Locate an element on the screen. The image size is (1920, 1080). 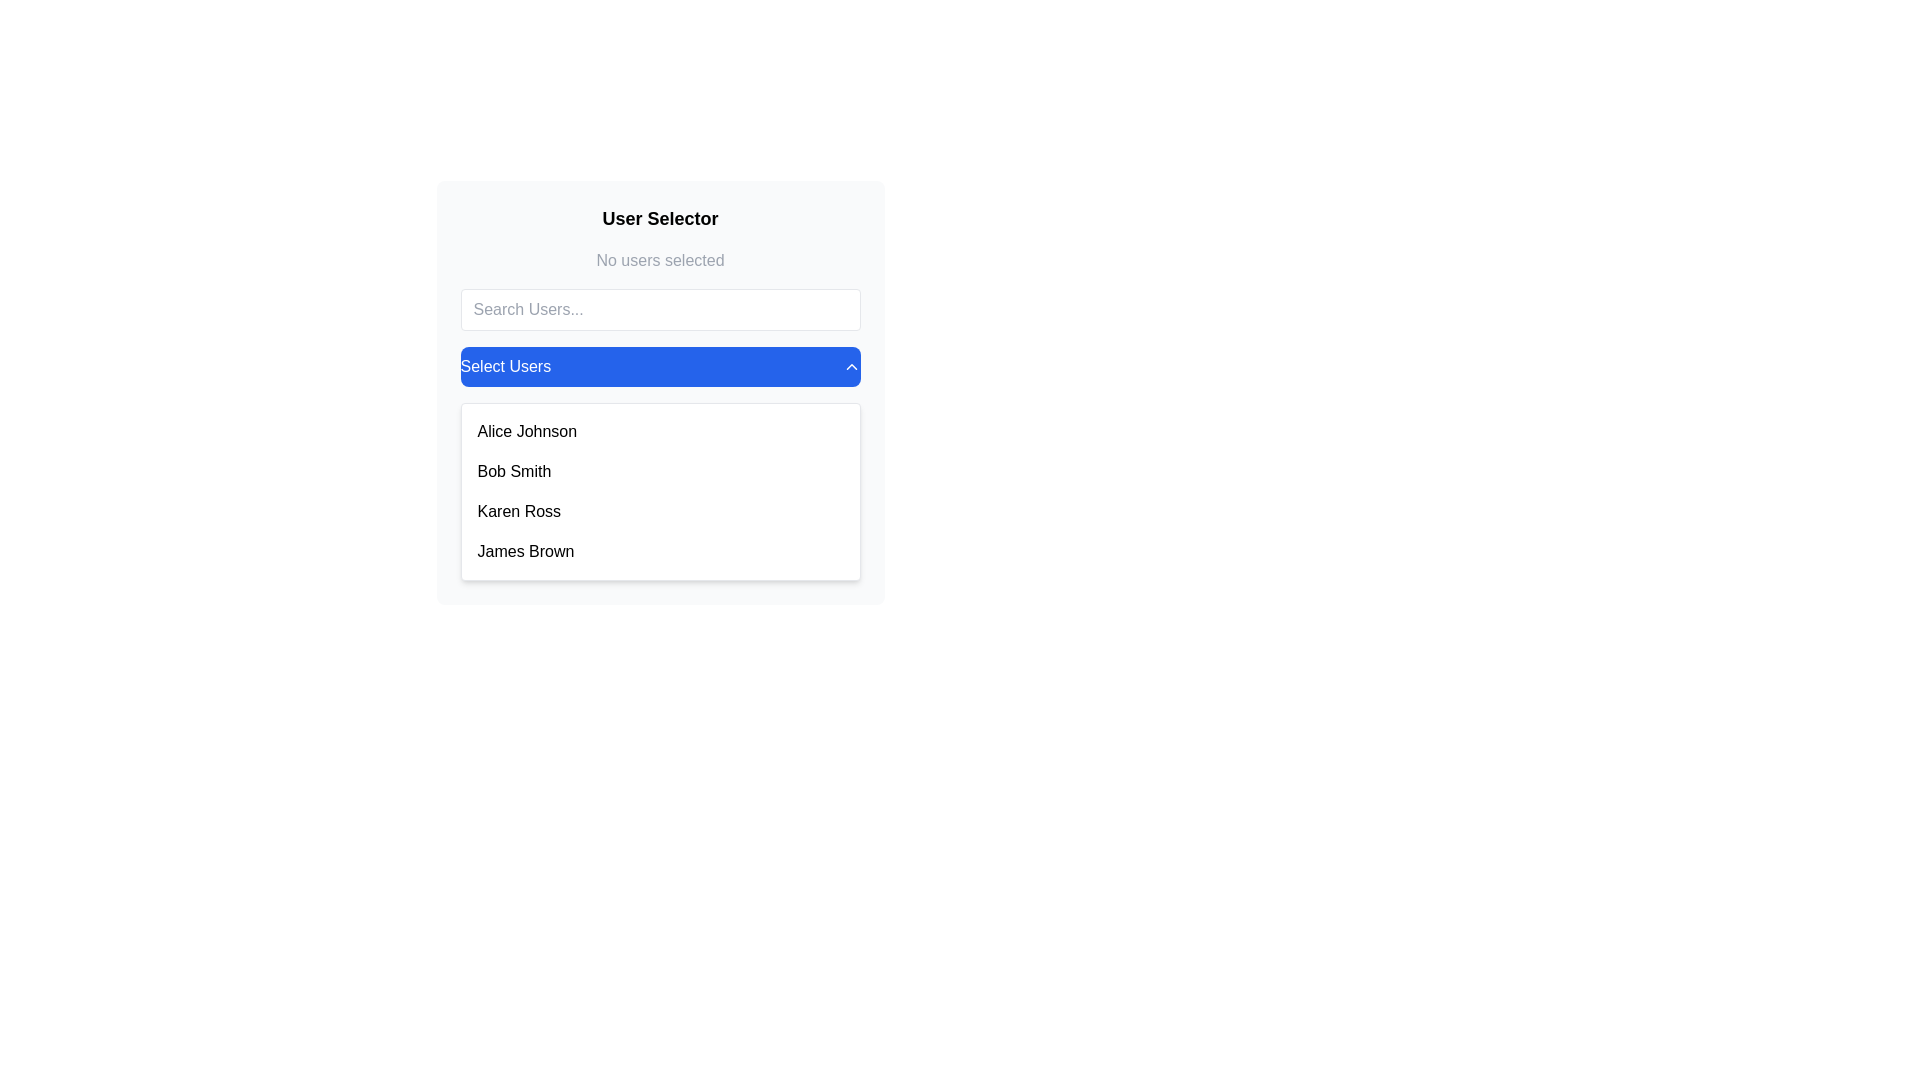
the text label 'Bob Smith', which is the second entry in the list of names under the header 'Select Users' is located at coordinates (514, 471).